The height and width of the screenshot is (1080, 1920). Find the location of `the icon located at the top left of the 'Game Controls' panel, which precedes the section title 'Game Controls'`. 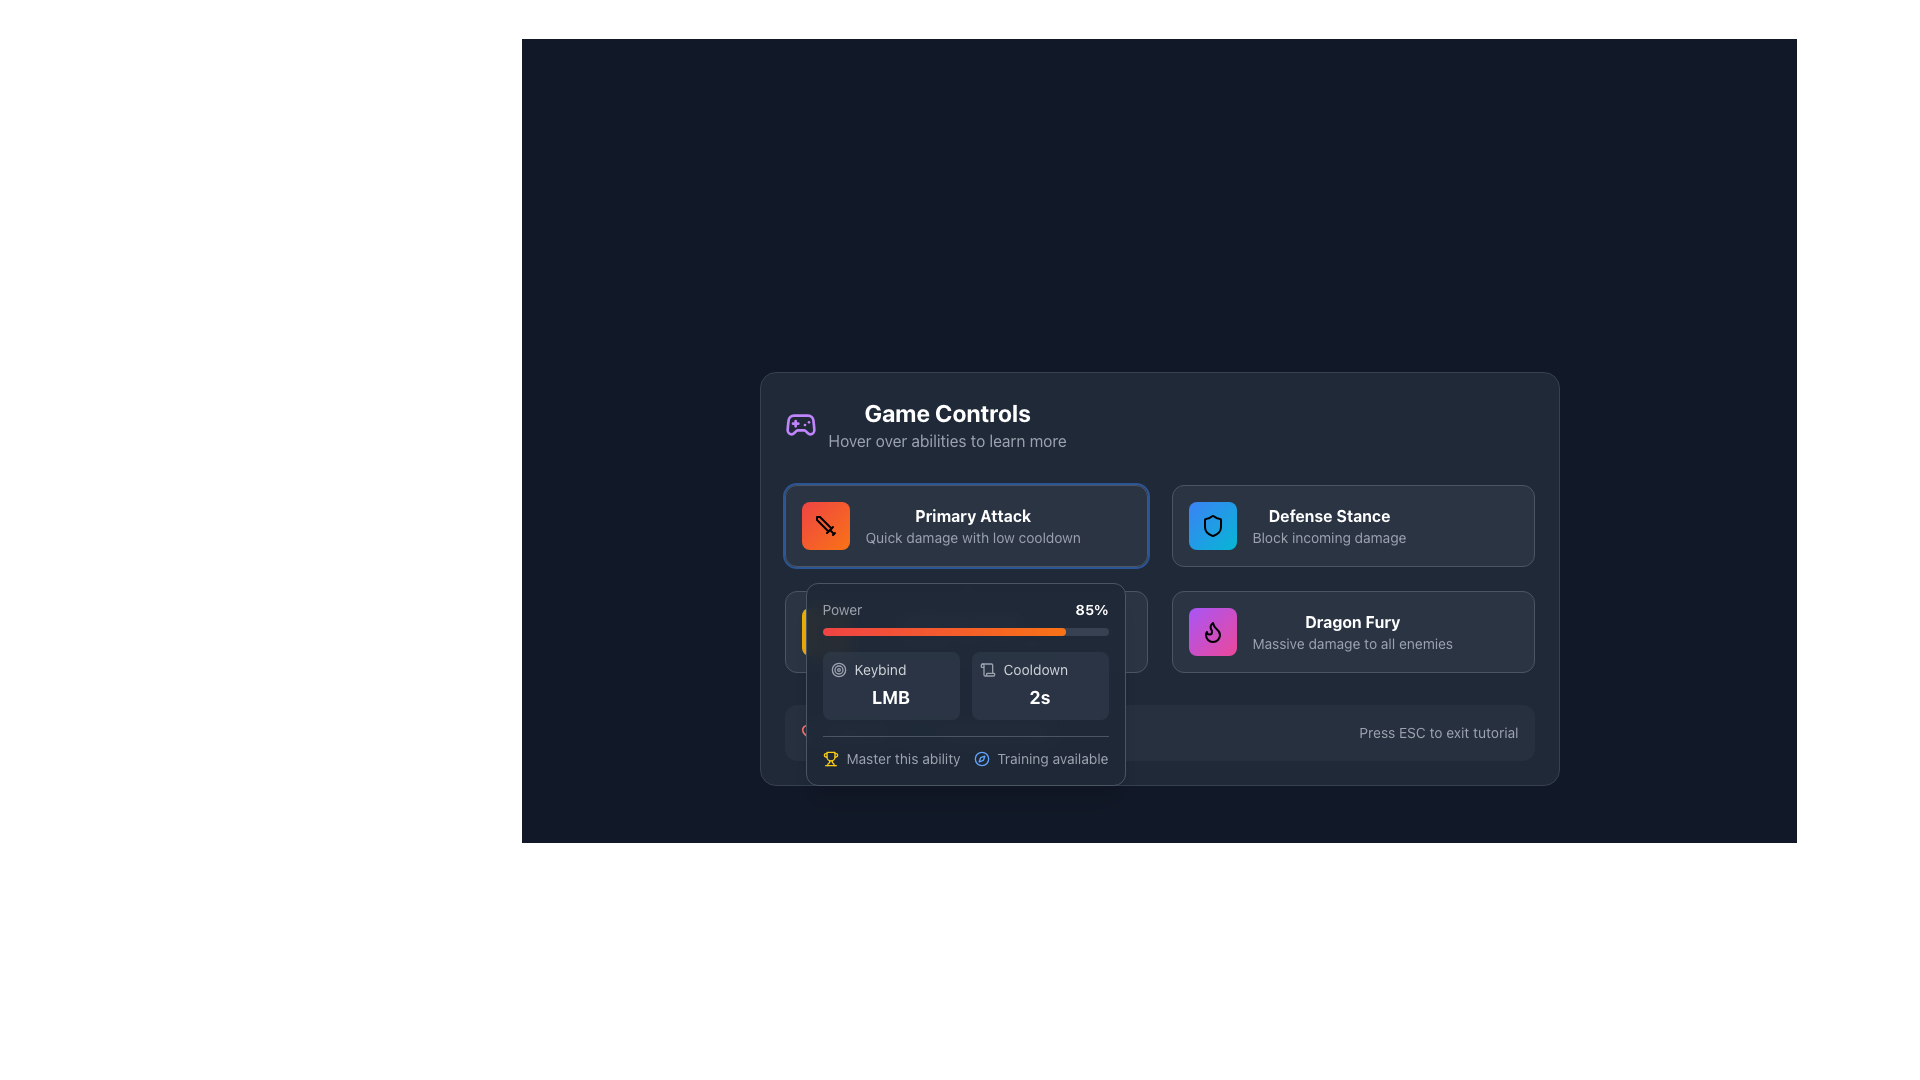

the icon located at the top left of the 'Game Controls' panel, which precedes the section title 'Game Controls' is located at coordinates (800, 423).